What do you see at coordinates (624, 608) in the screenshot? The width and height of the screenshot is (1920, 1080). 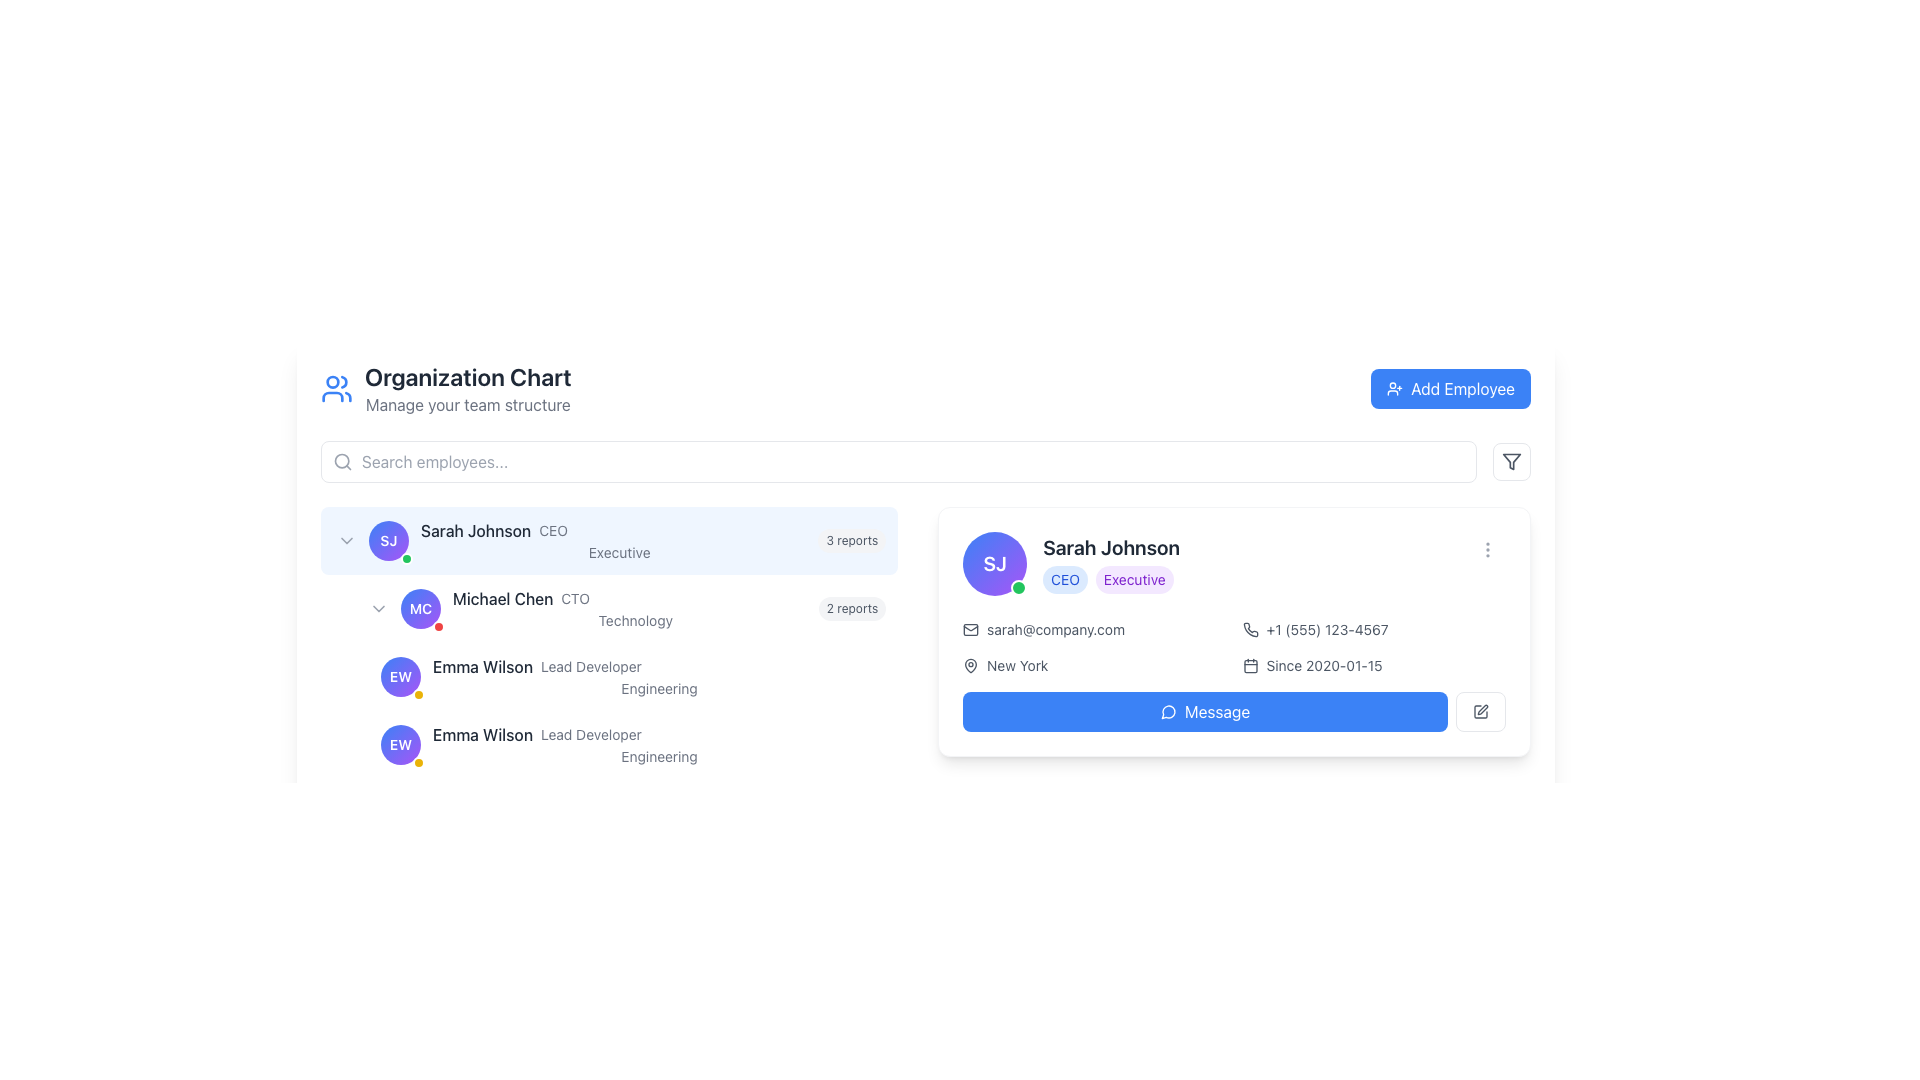 I see `the organizational chart list item for 'Michael Chen CTO'` at bounding box center [624, 608].